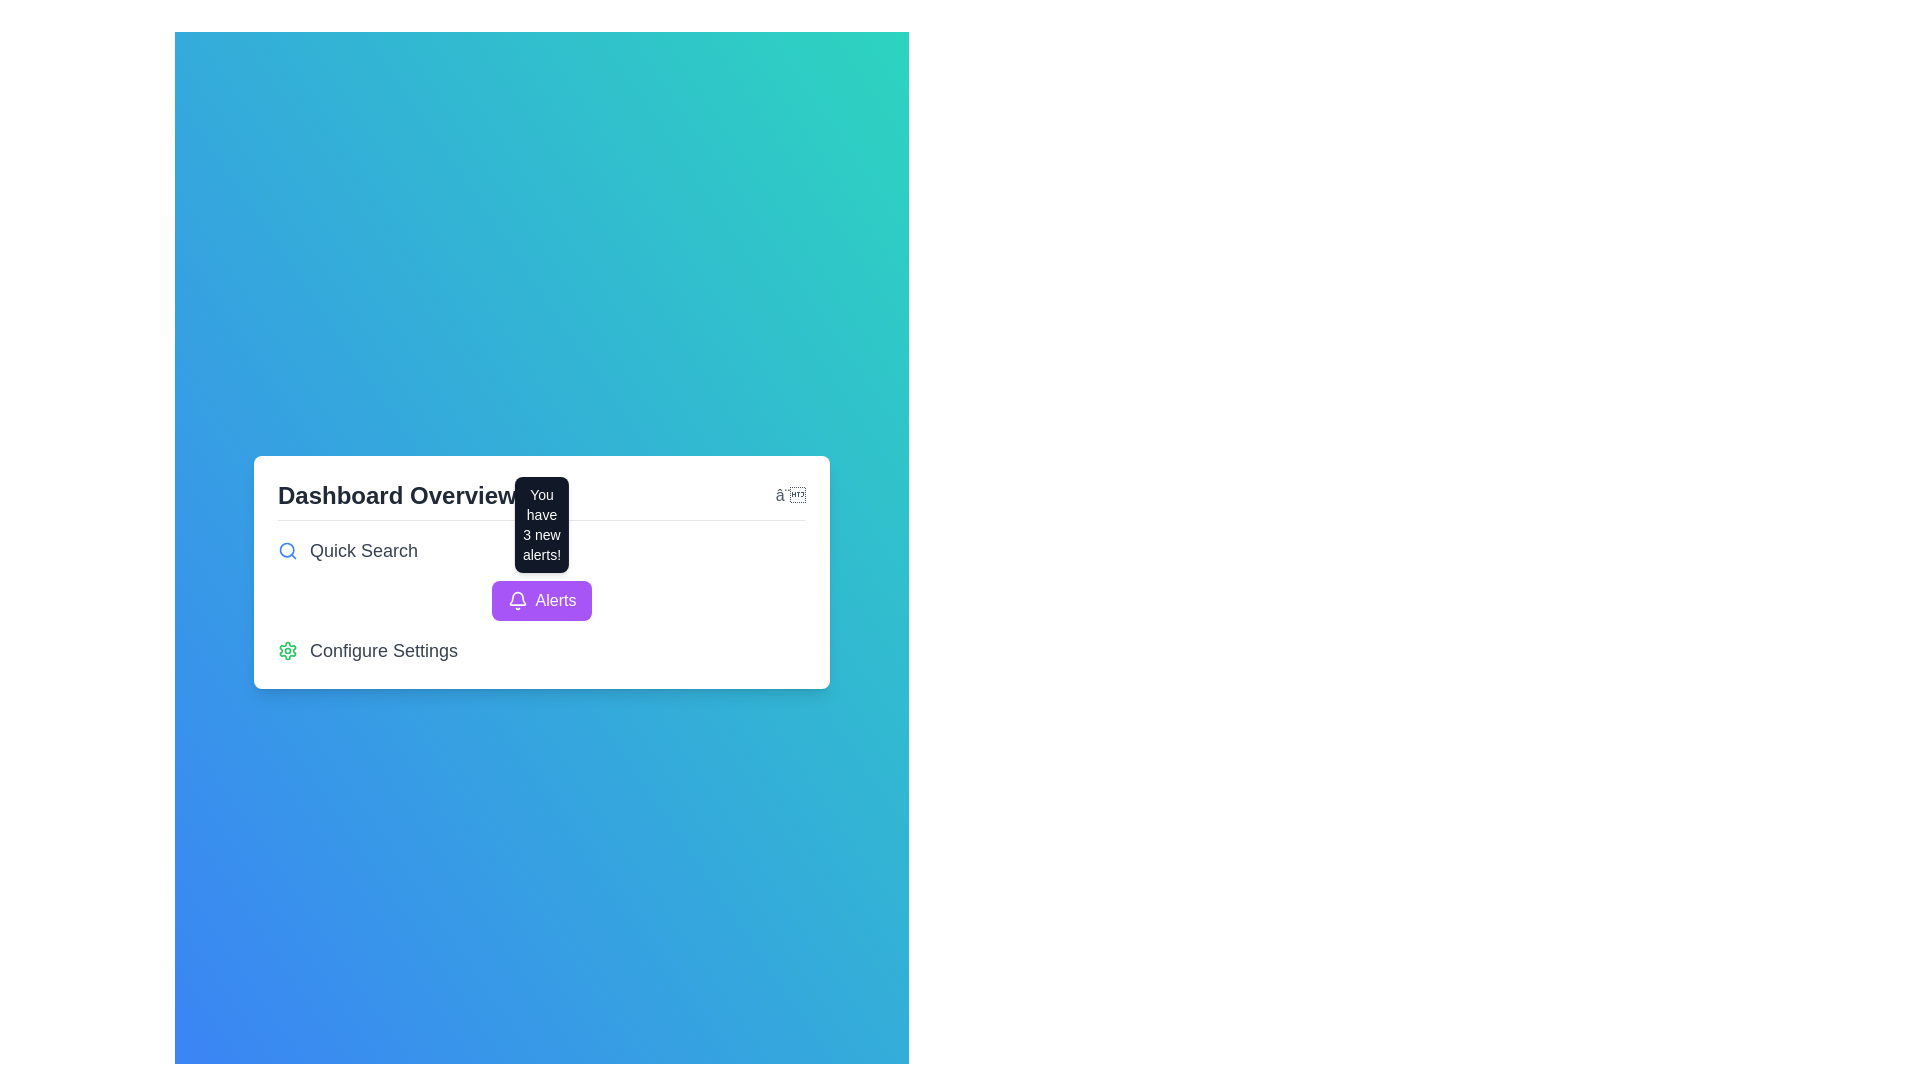 The height and width of the screenshot is (1080, 1920). What do you see at coordinates (542, 599) in the screenshot?
I see `the alert notifications button located below the 'Quick Search' item and above 'Configure Settings'` at bounding box center [542, 599].